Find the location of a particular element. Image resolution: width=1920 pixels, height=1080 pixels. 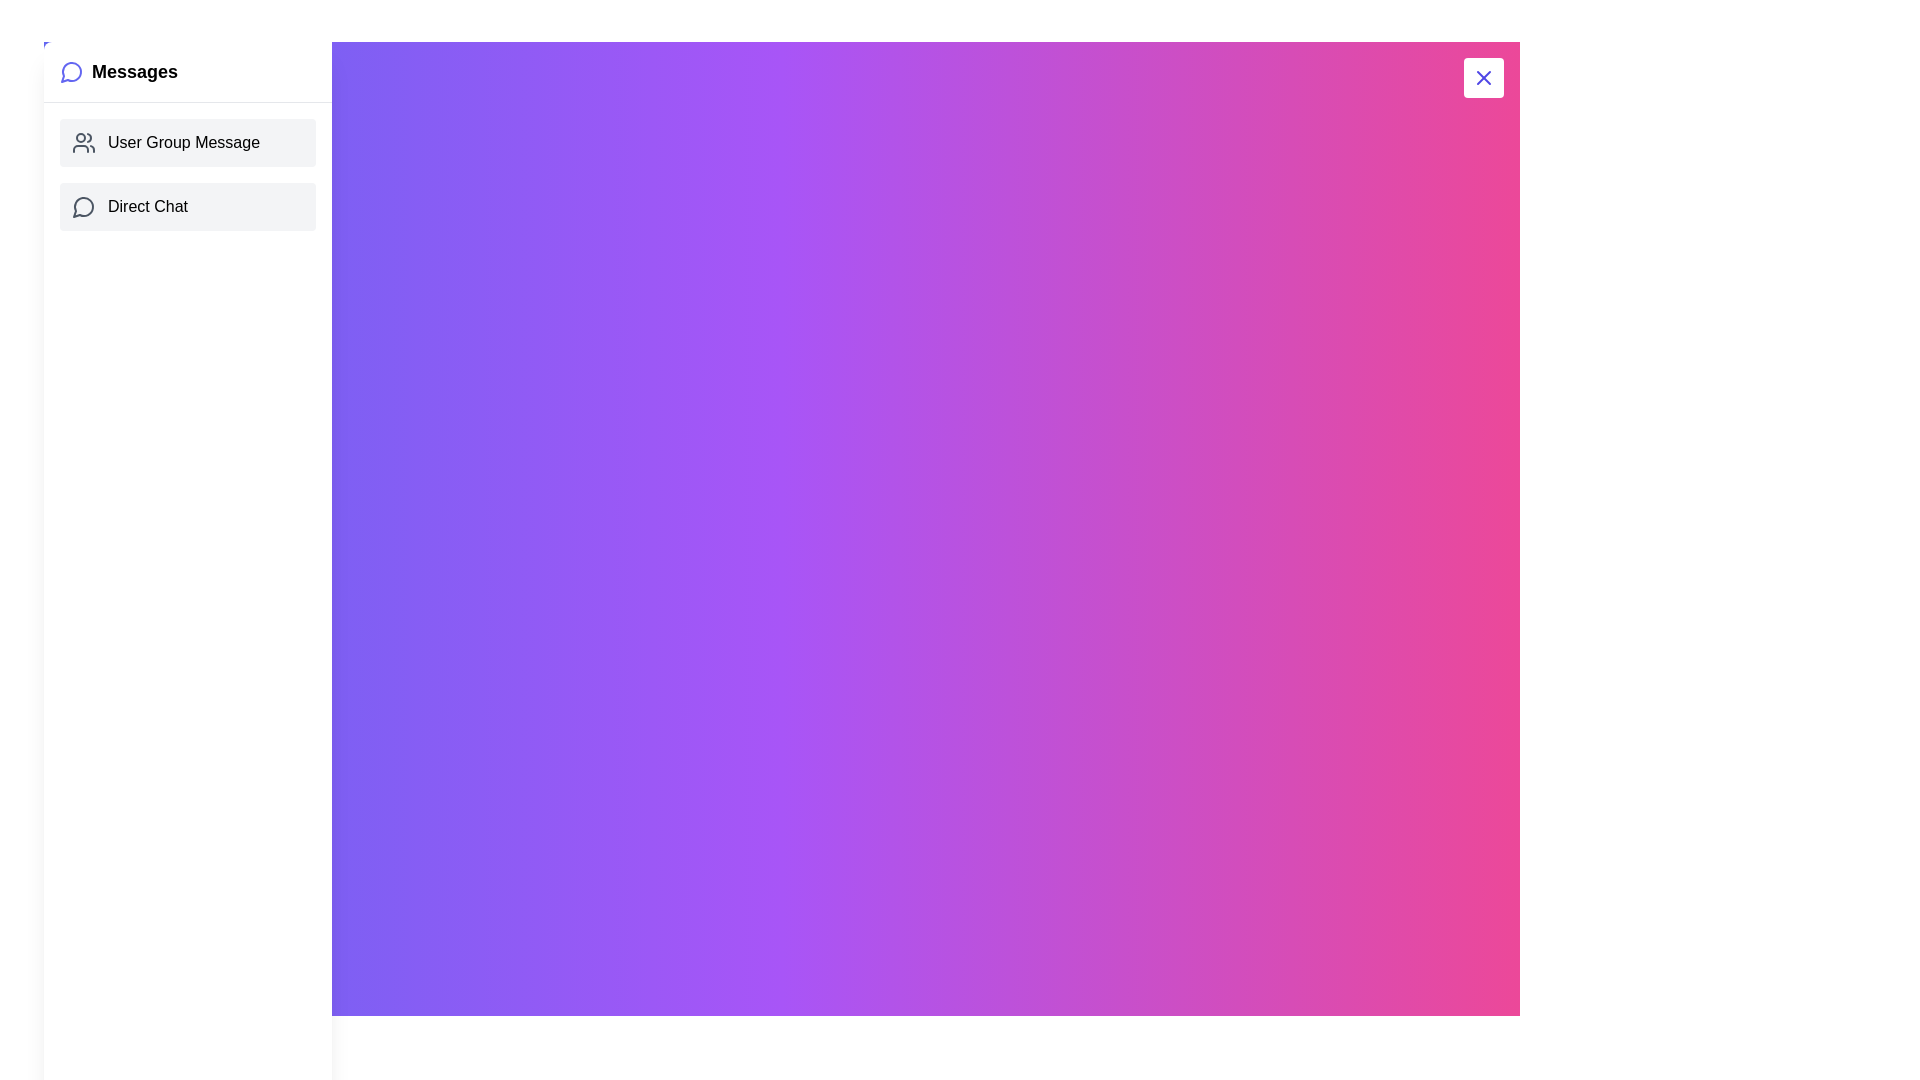

the 'Direct Chat' icon located in the left-side navigation panel, which precedes the text label 'Direct Chat' is located at coordinates (82, 207).